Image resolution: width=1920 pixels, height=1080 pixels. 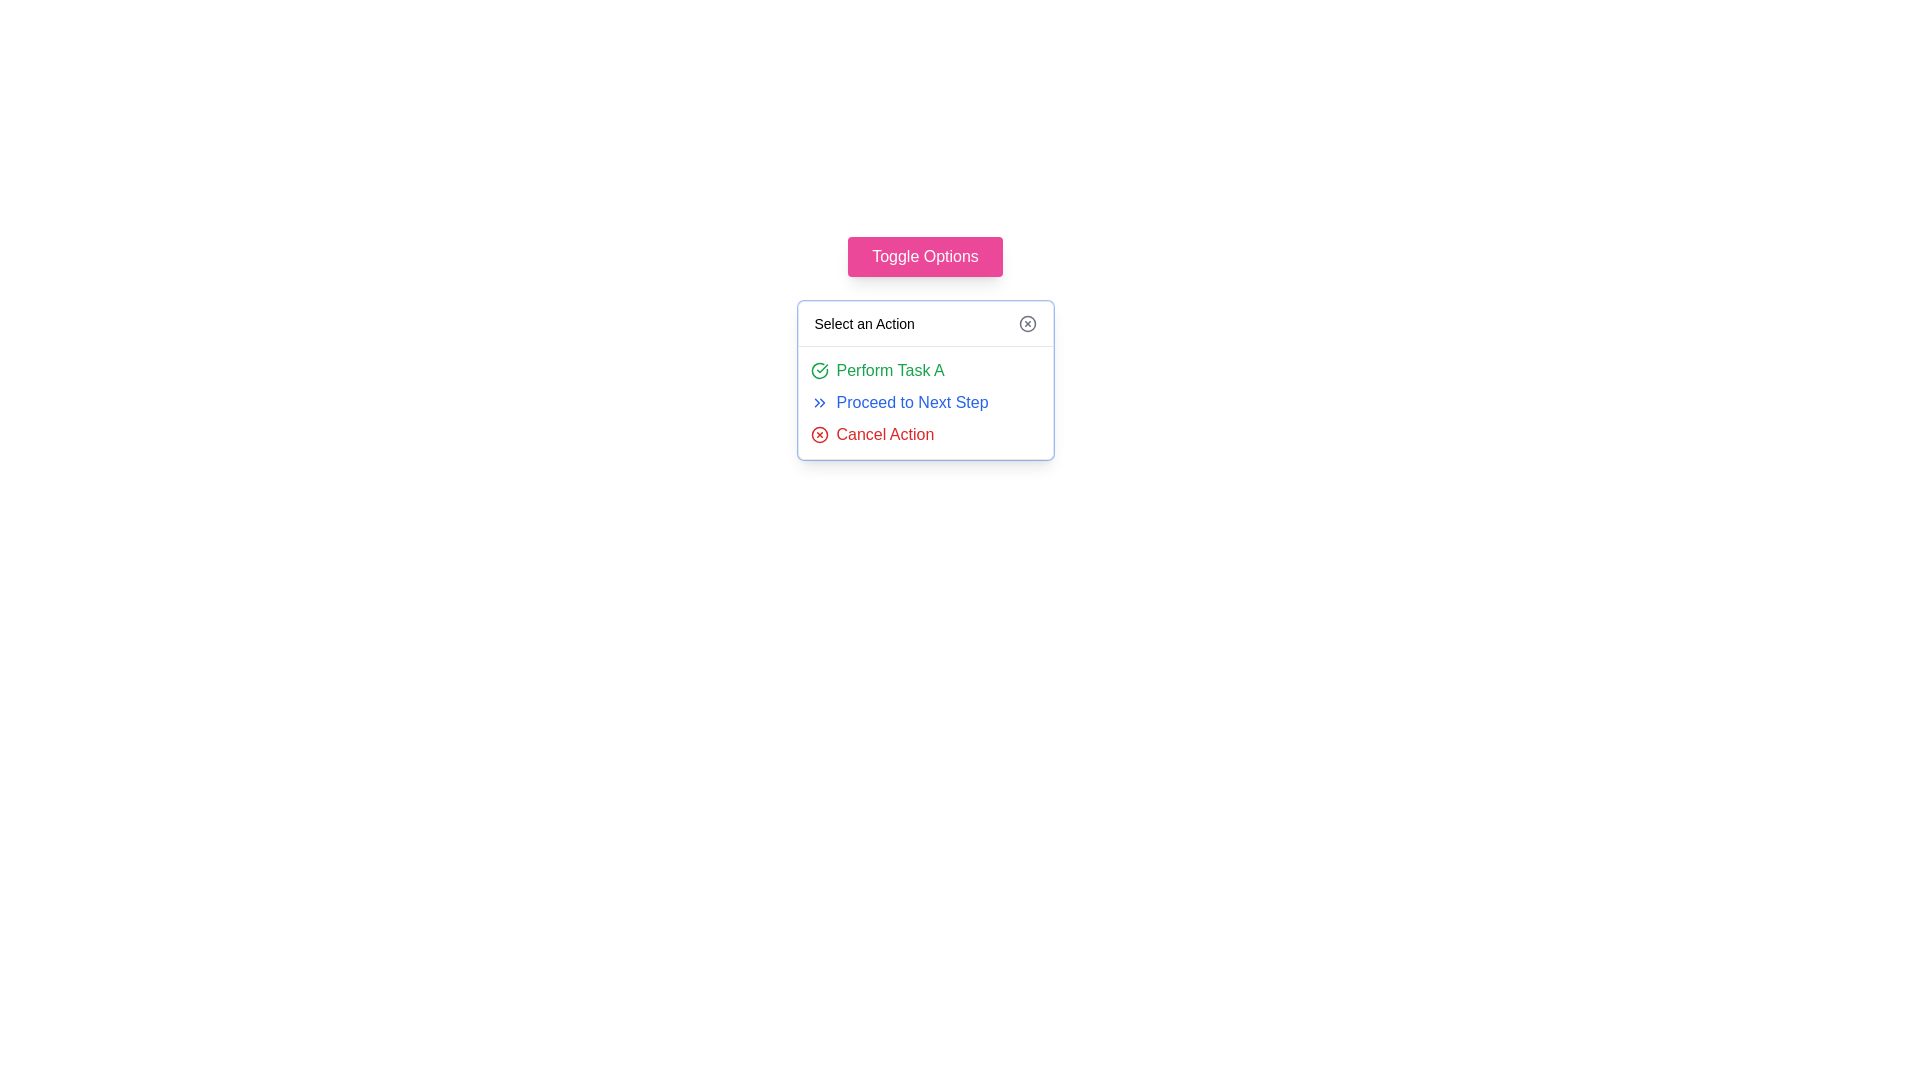 I want to click on the 'Cancel Action' button with a red font and a red circular icon with an 'X' to observe the hover effect, so click(x=924, y=434).